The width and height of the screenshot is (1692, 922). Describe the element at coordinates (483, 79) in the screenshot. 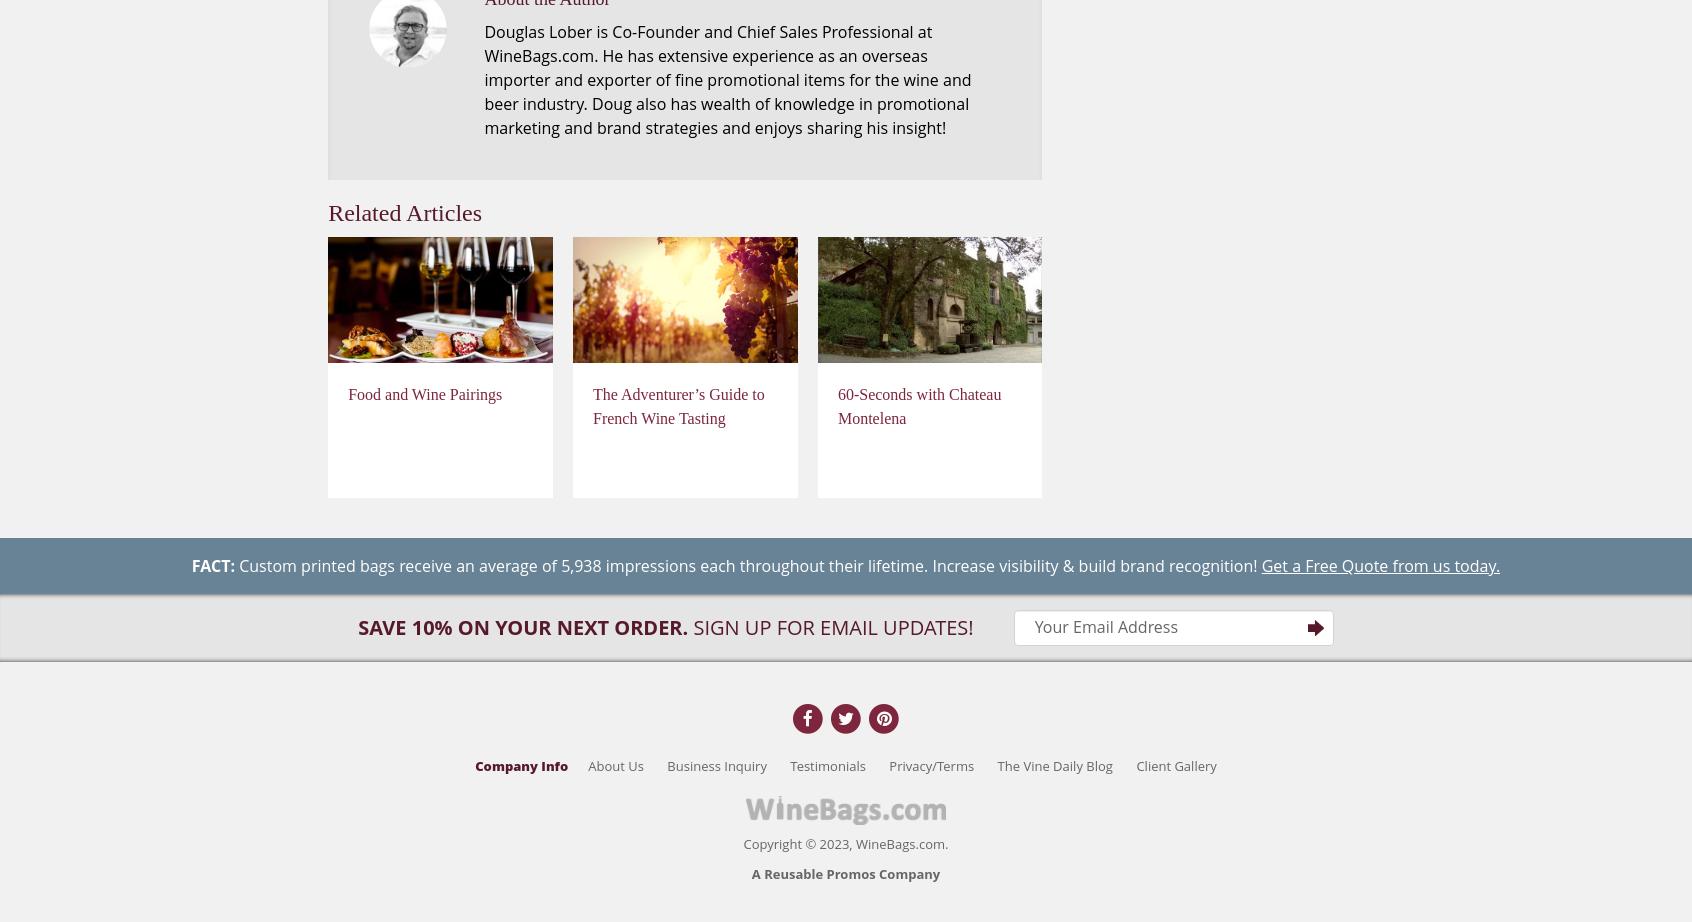

I see `'Douglas Lober is Co-Founder and Chief Sales Professional at WineBags.com. He has extensive experience as an overseas importer and exporter of fine promotional items for the wine and beer industry. Doug also has wealth of knowledge in promotional marketing and brand strategies and enjoys sharing his insight!'` at that location.